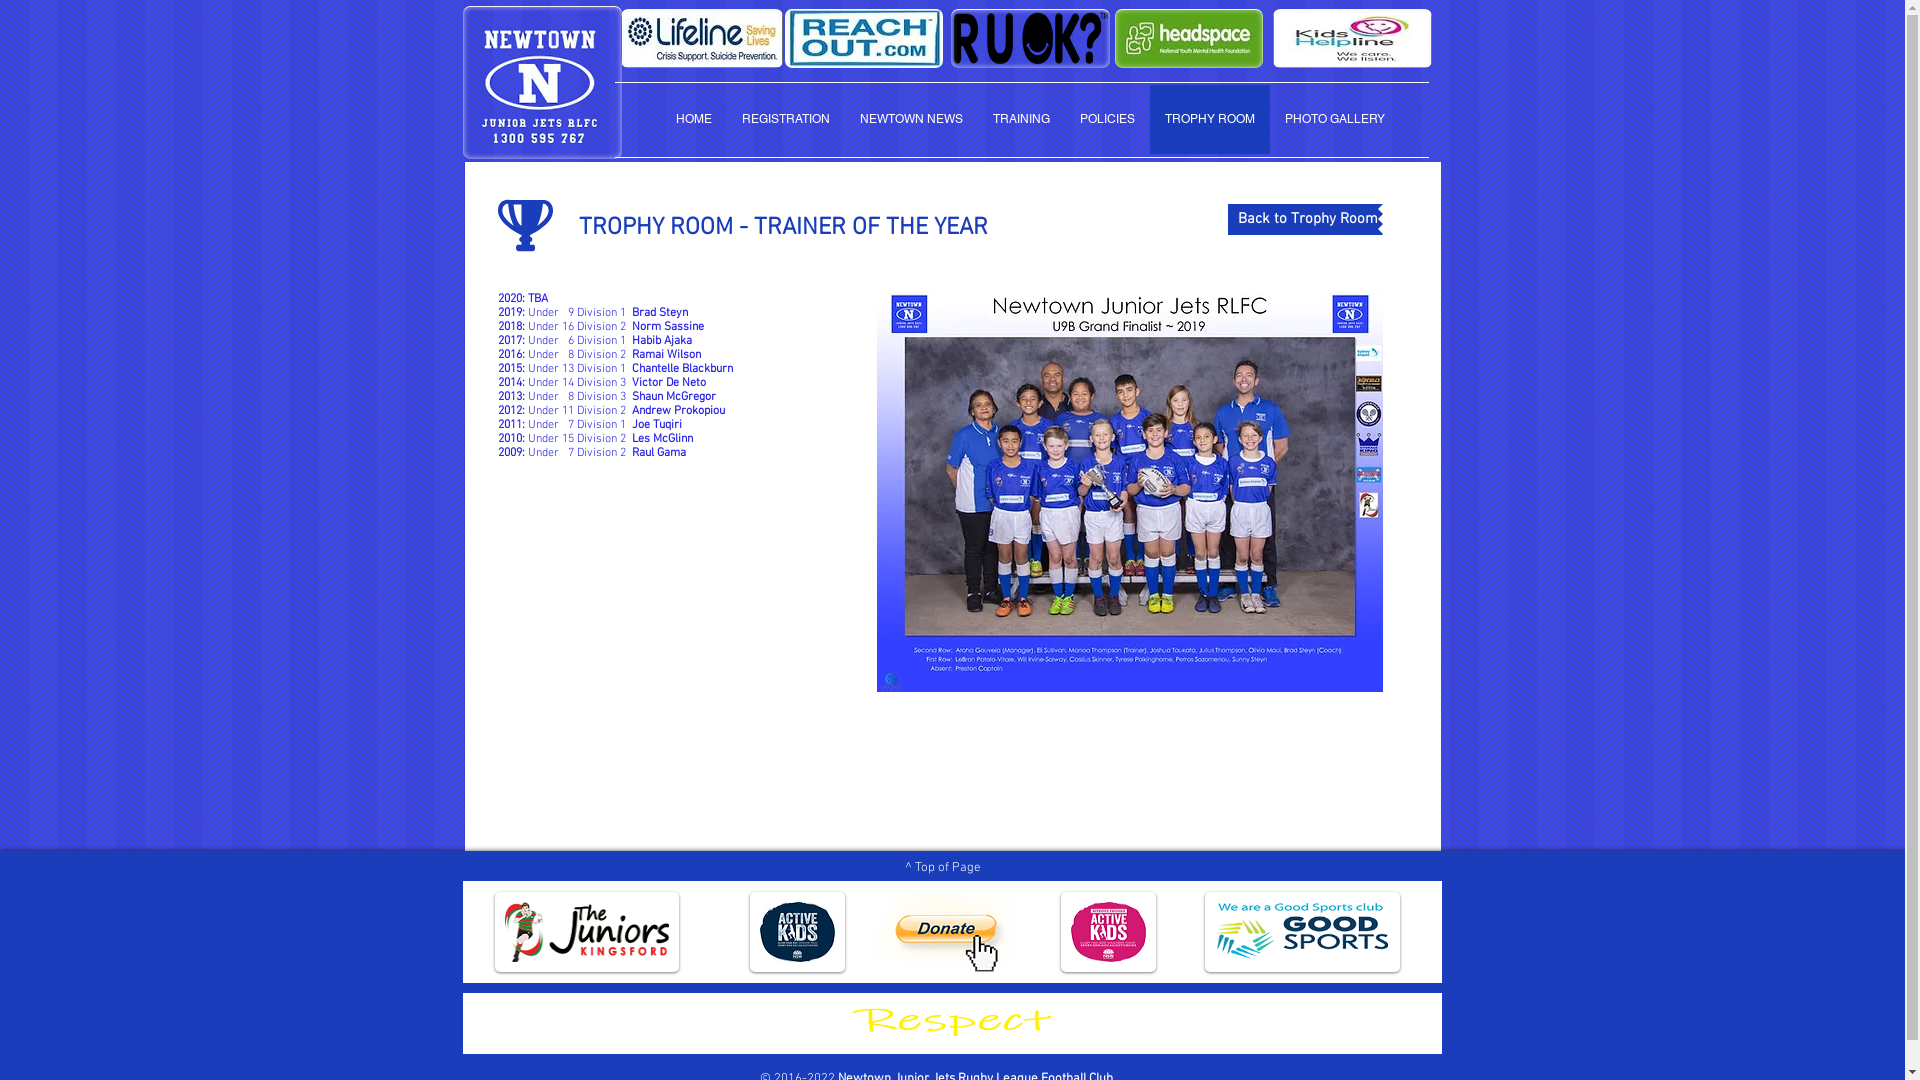  Describe the element at coordinates (724, 119) in the screenshot. I see `'REGISTRATION'` at that location.